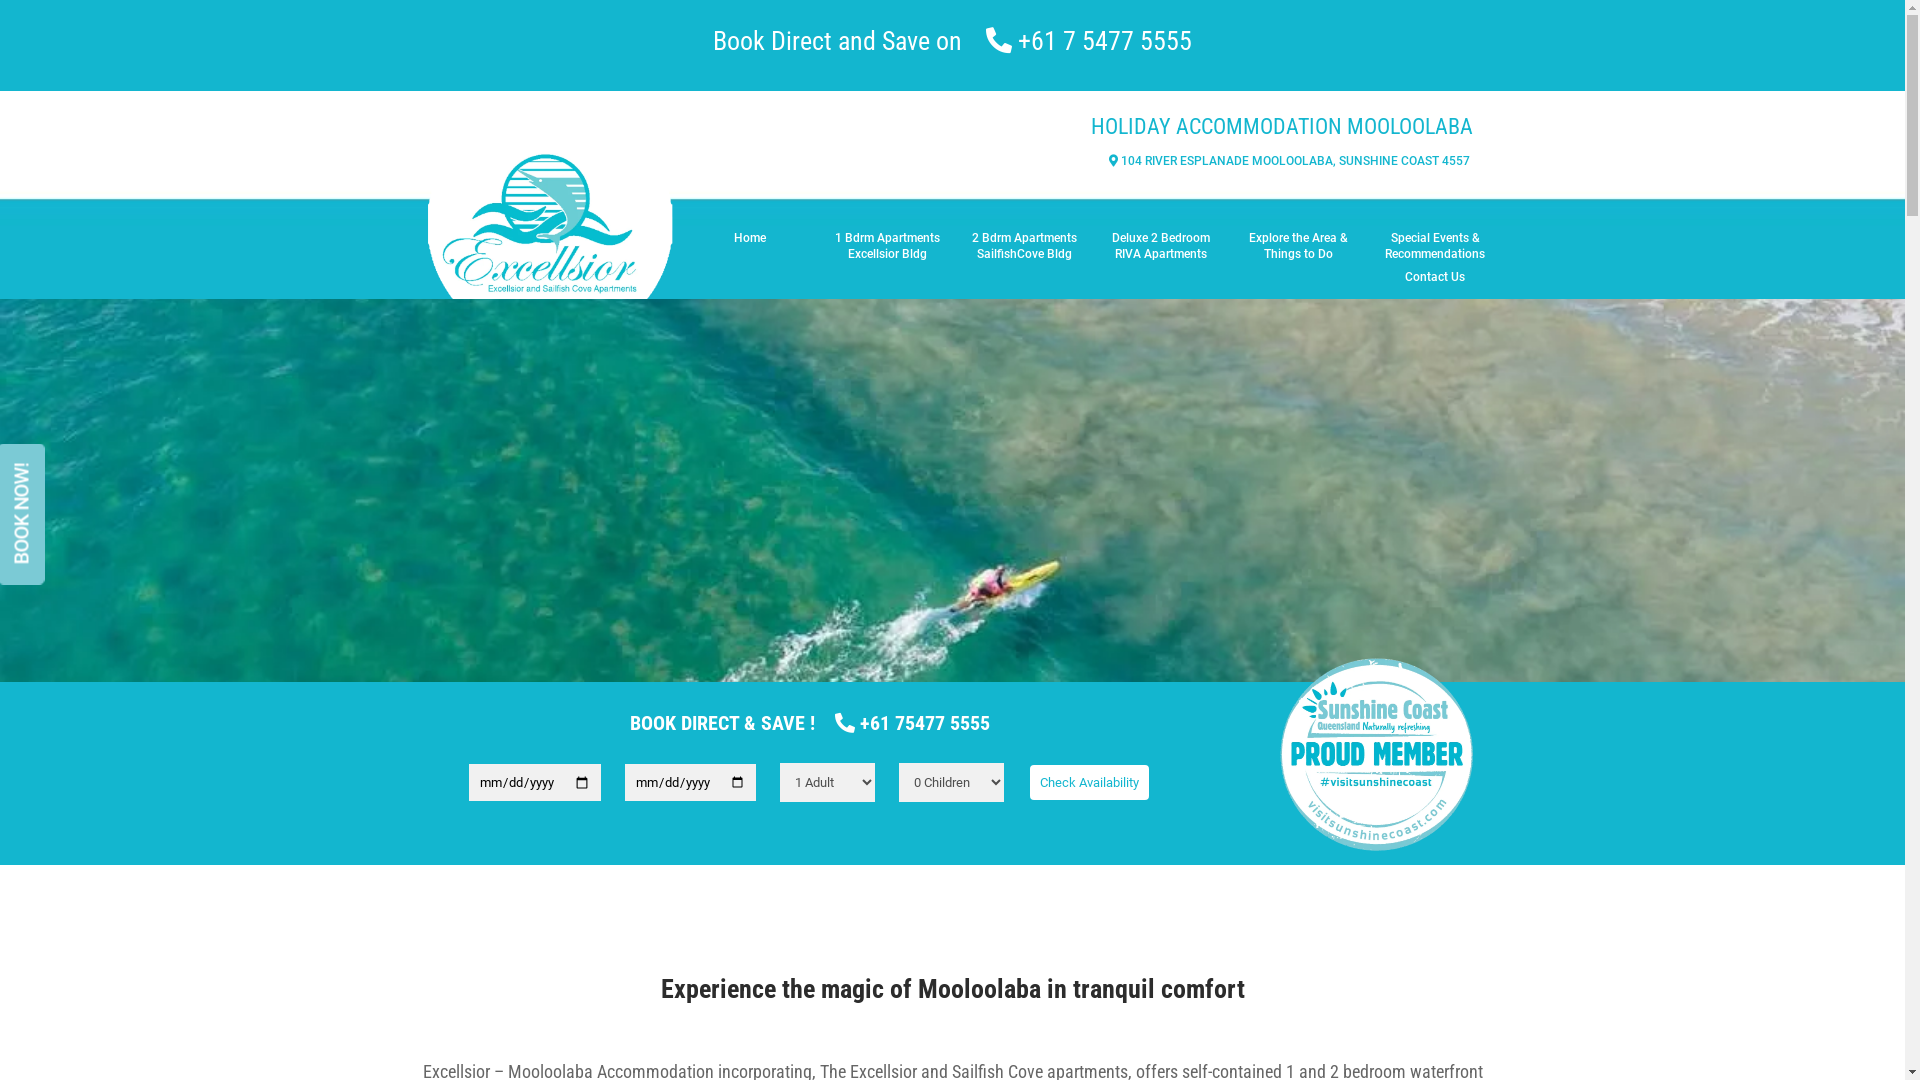 The height and width of the screenshot is (1080, 1920). I want to click on 'Contact Us', so click(1434, 277).